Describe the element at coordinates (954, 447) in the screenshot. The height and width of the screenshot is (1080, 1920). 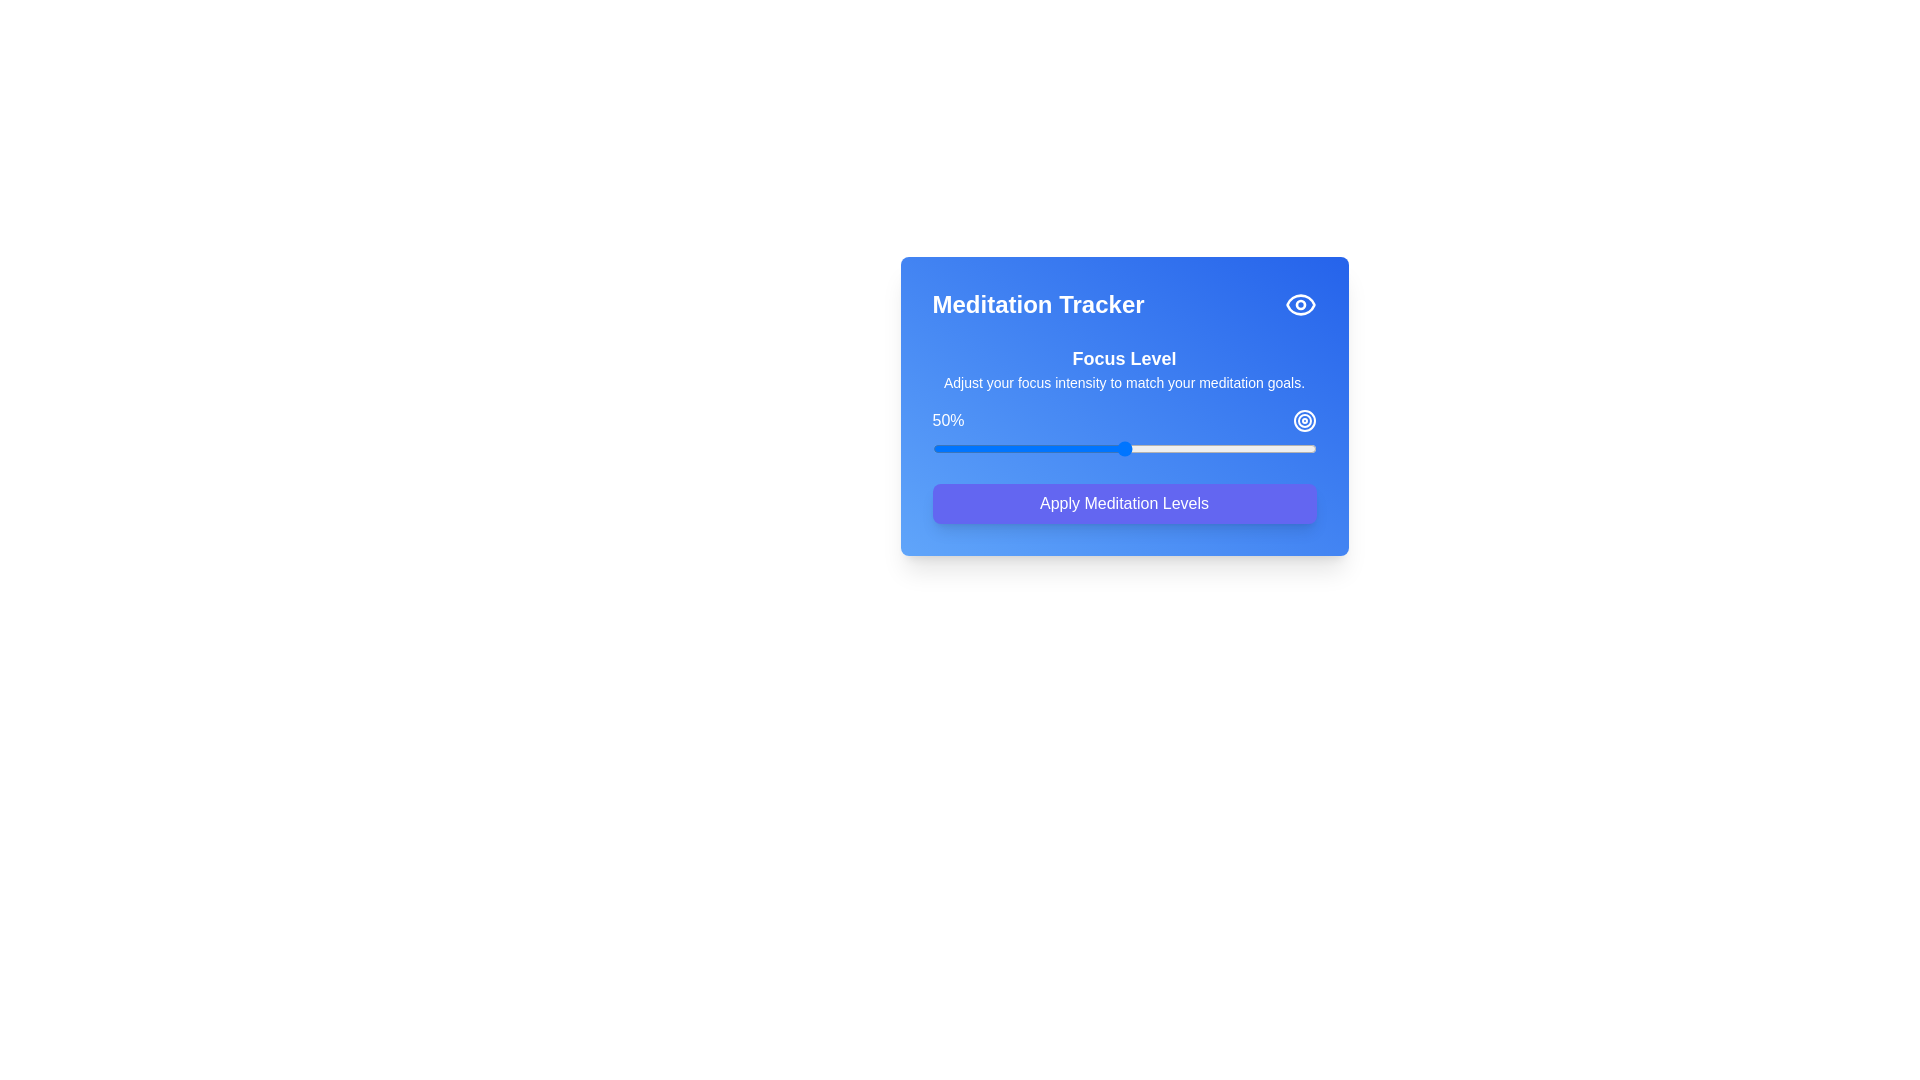
I see `the focus level` at that location.